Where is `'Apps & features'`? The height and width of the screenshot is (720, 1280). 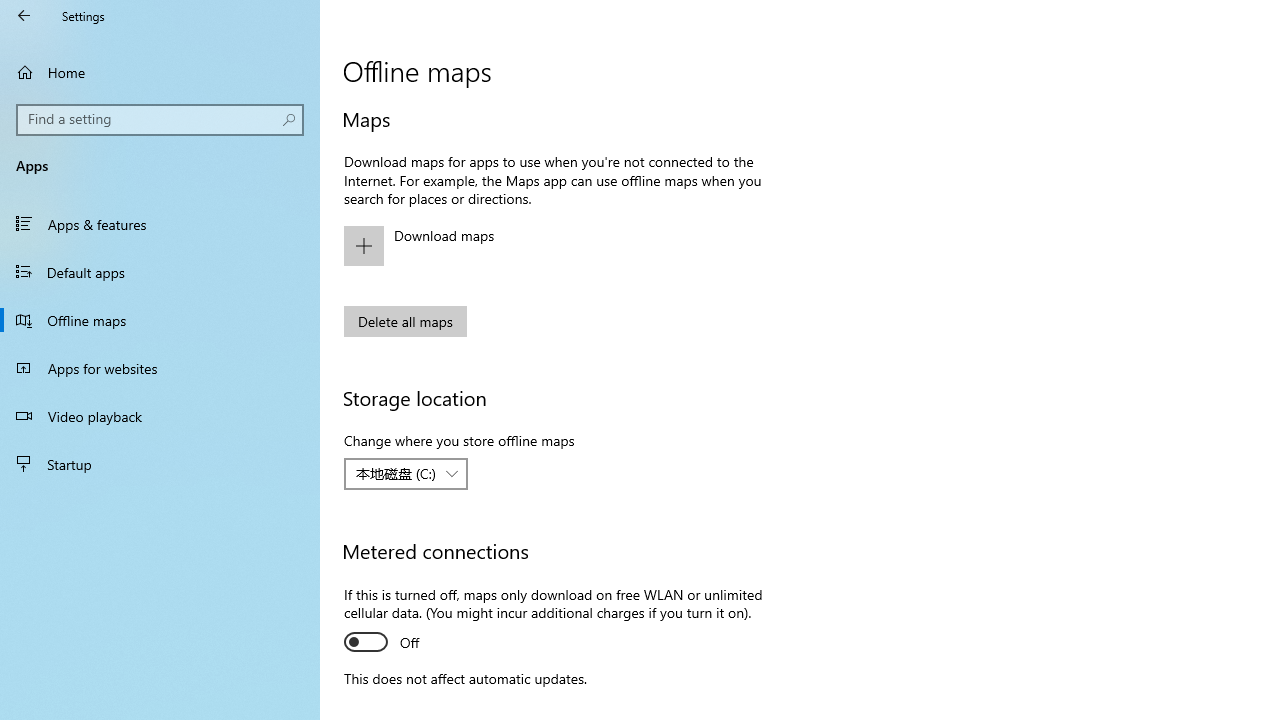
'Apps & features' is located at coordinates (160, 223).